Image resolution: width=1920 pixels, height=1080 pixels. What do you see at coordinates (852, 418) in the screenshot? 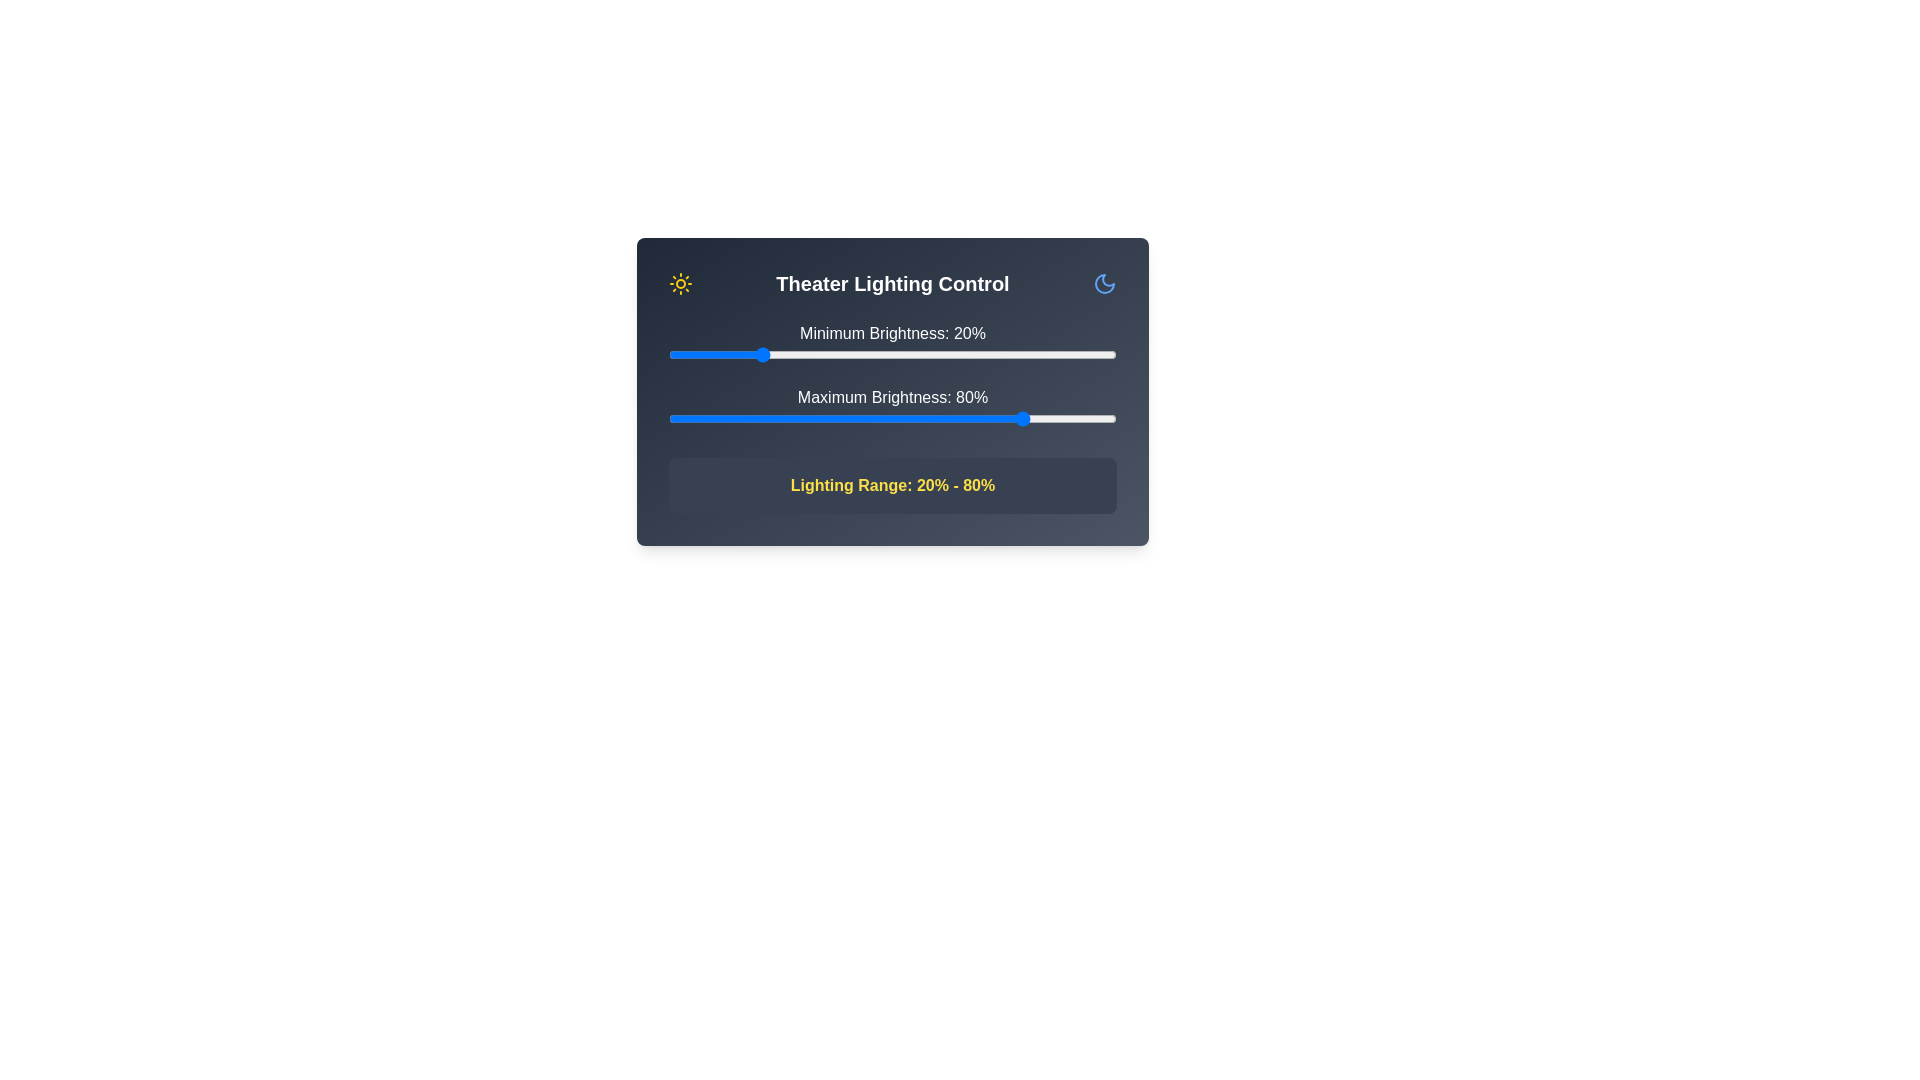
I see `the maximum brightness slider to 41%` at bounding box center [852, 418].